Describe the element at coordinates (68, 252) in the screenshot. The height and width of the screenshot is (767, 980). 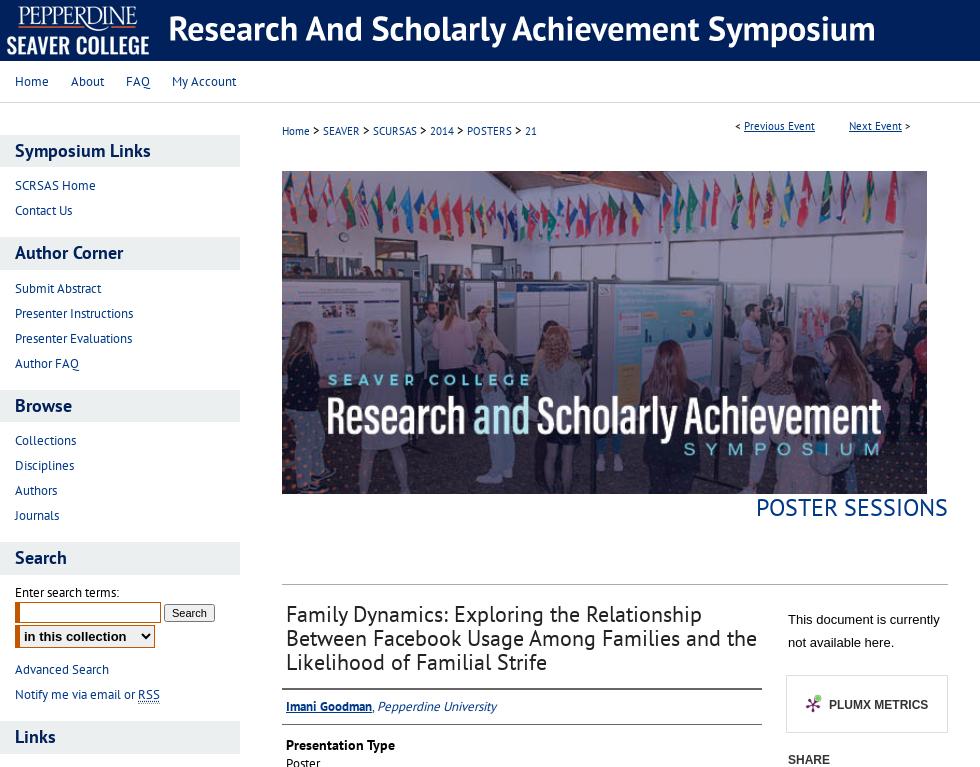
I see `'Author Corner'` at that location.